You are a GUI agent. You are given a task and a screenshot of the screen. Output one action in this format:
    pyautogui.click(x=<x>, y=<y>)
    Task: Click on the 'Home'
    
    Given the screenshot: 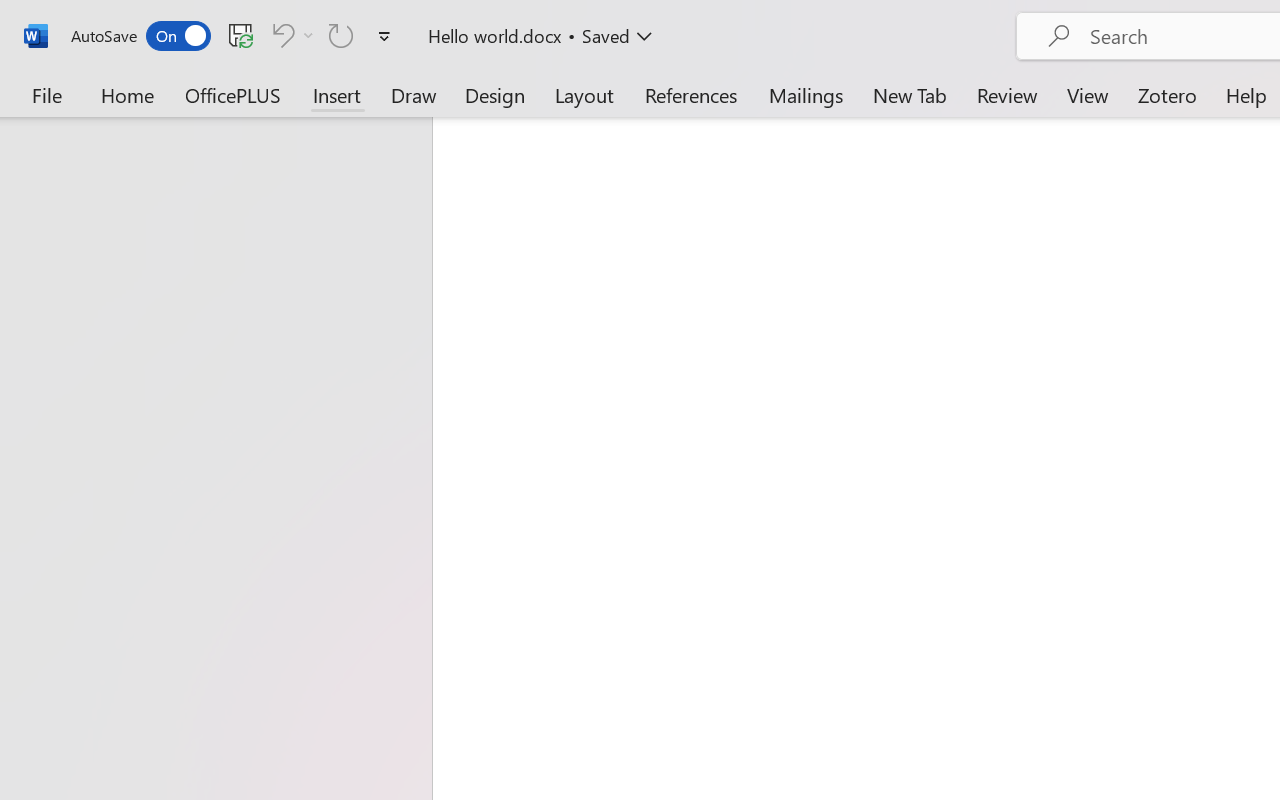 What is the action you would take?
    pyautogui.click(x=127, y=94)
    